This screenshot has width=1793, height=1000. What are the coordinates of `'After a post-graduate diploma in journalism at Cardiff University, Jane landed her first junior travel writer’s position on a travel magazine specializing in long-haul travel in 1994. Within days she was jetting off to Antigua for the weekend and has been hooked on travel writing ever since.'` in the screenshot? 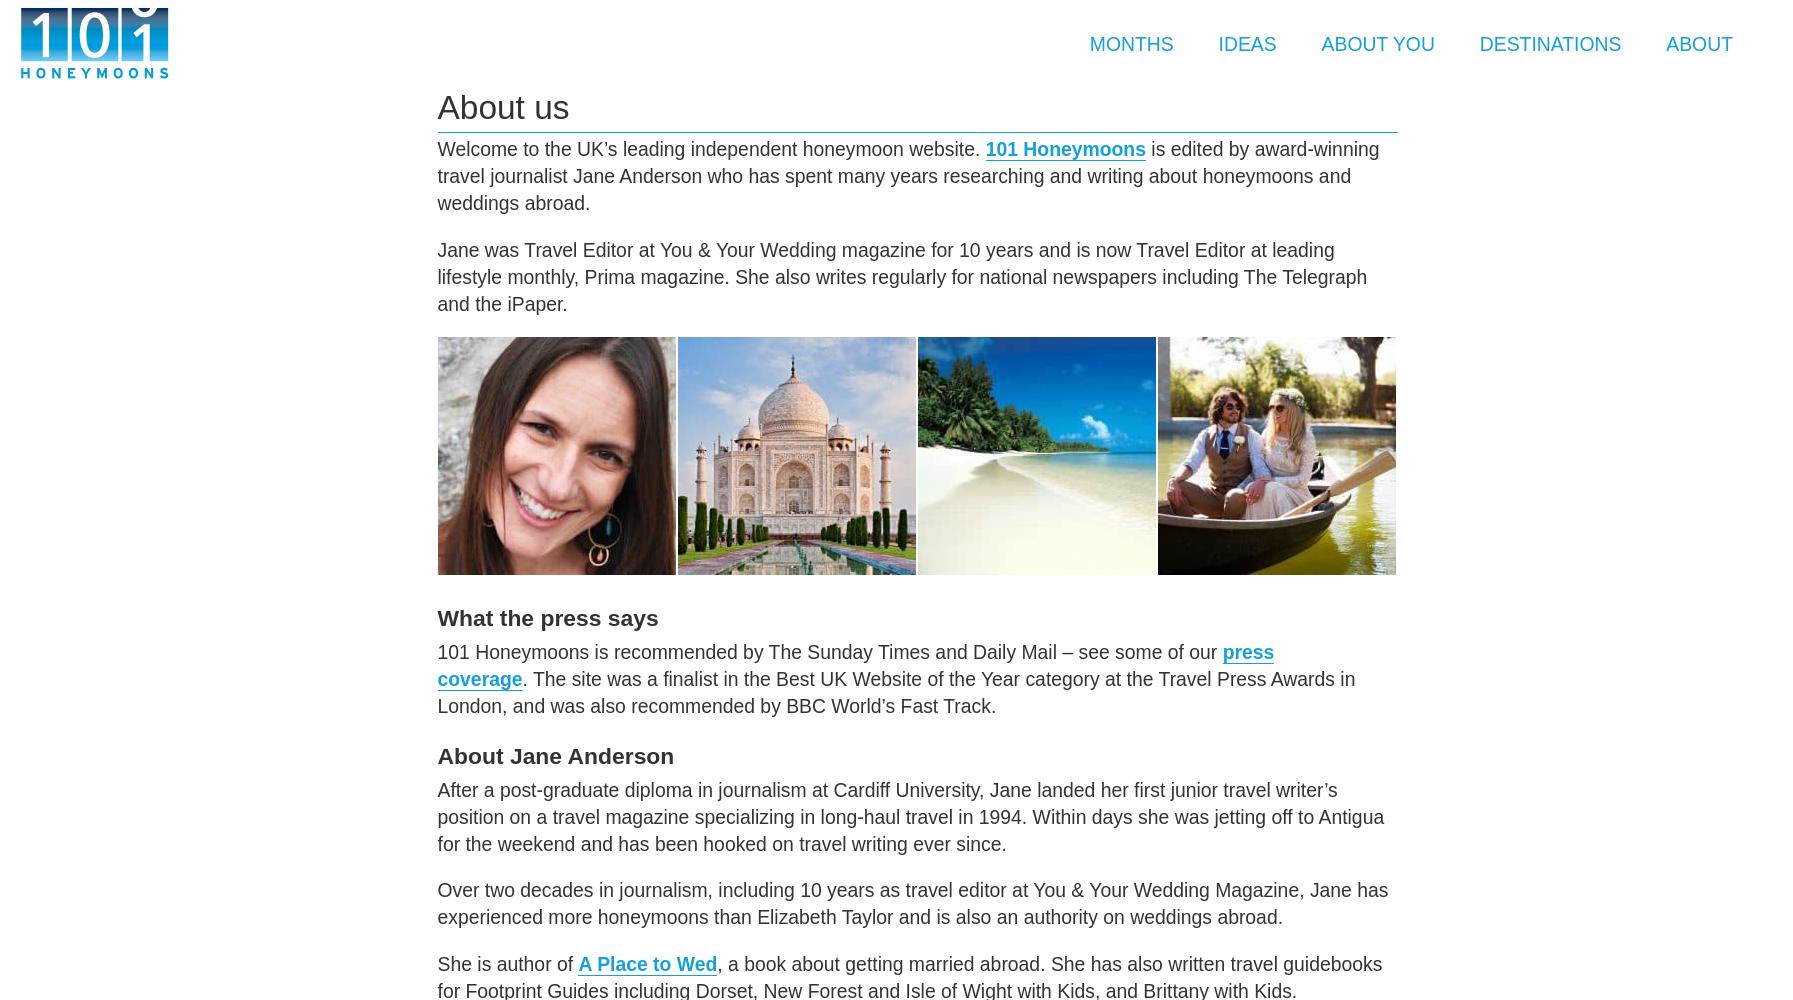 It's located at (910, 815).